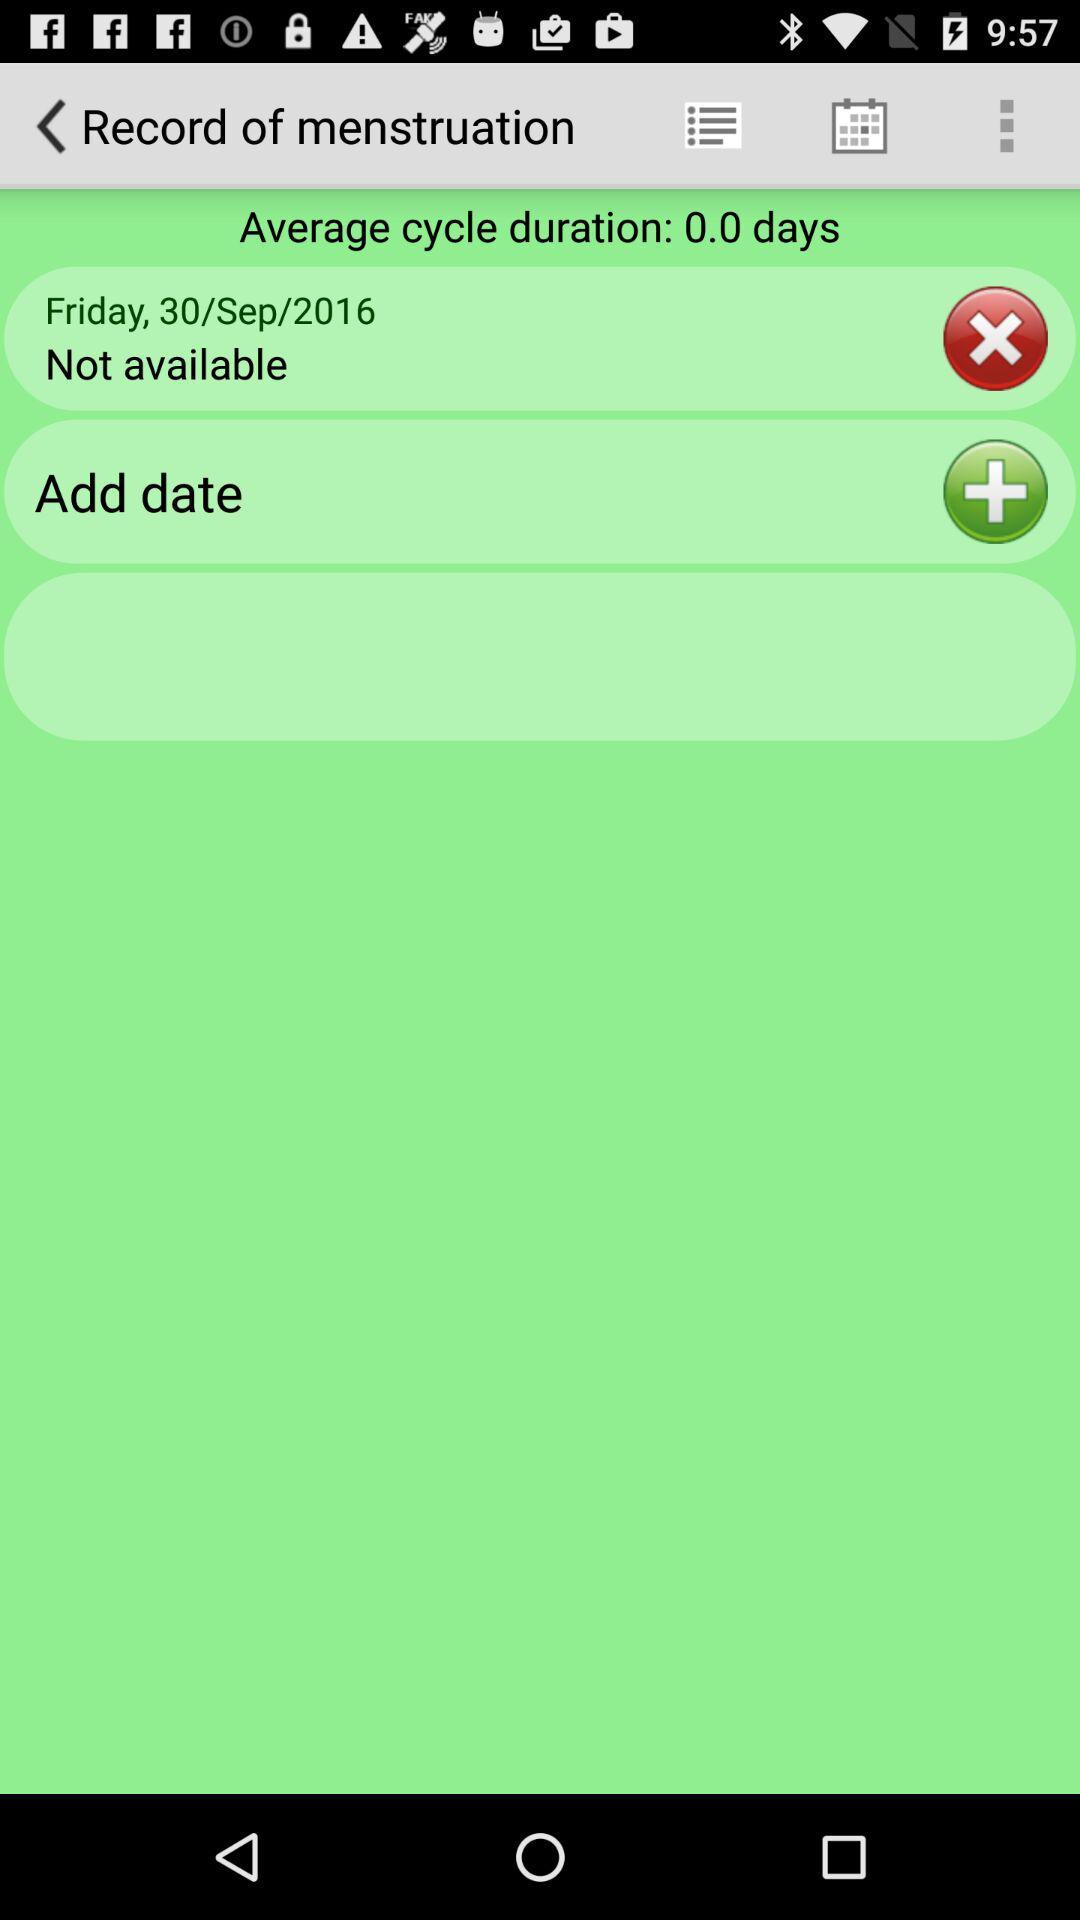 This screenshot has height=1920, width=1080. What do you see at coordinates (995, 338) in the screenshot?
I see `item below the average cycle duration icon` at bounding box center [995, 338].